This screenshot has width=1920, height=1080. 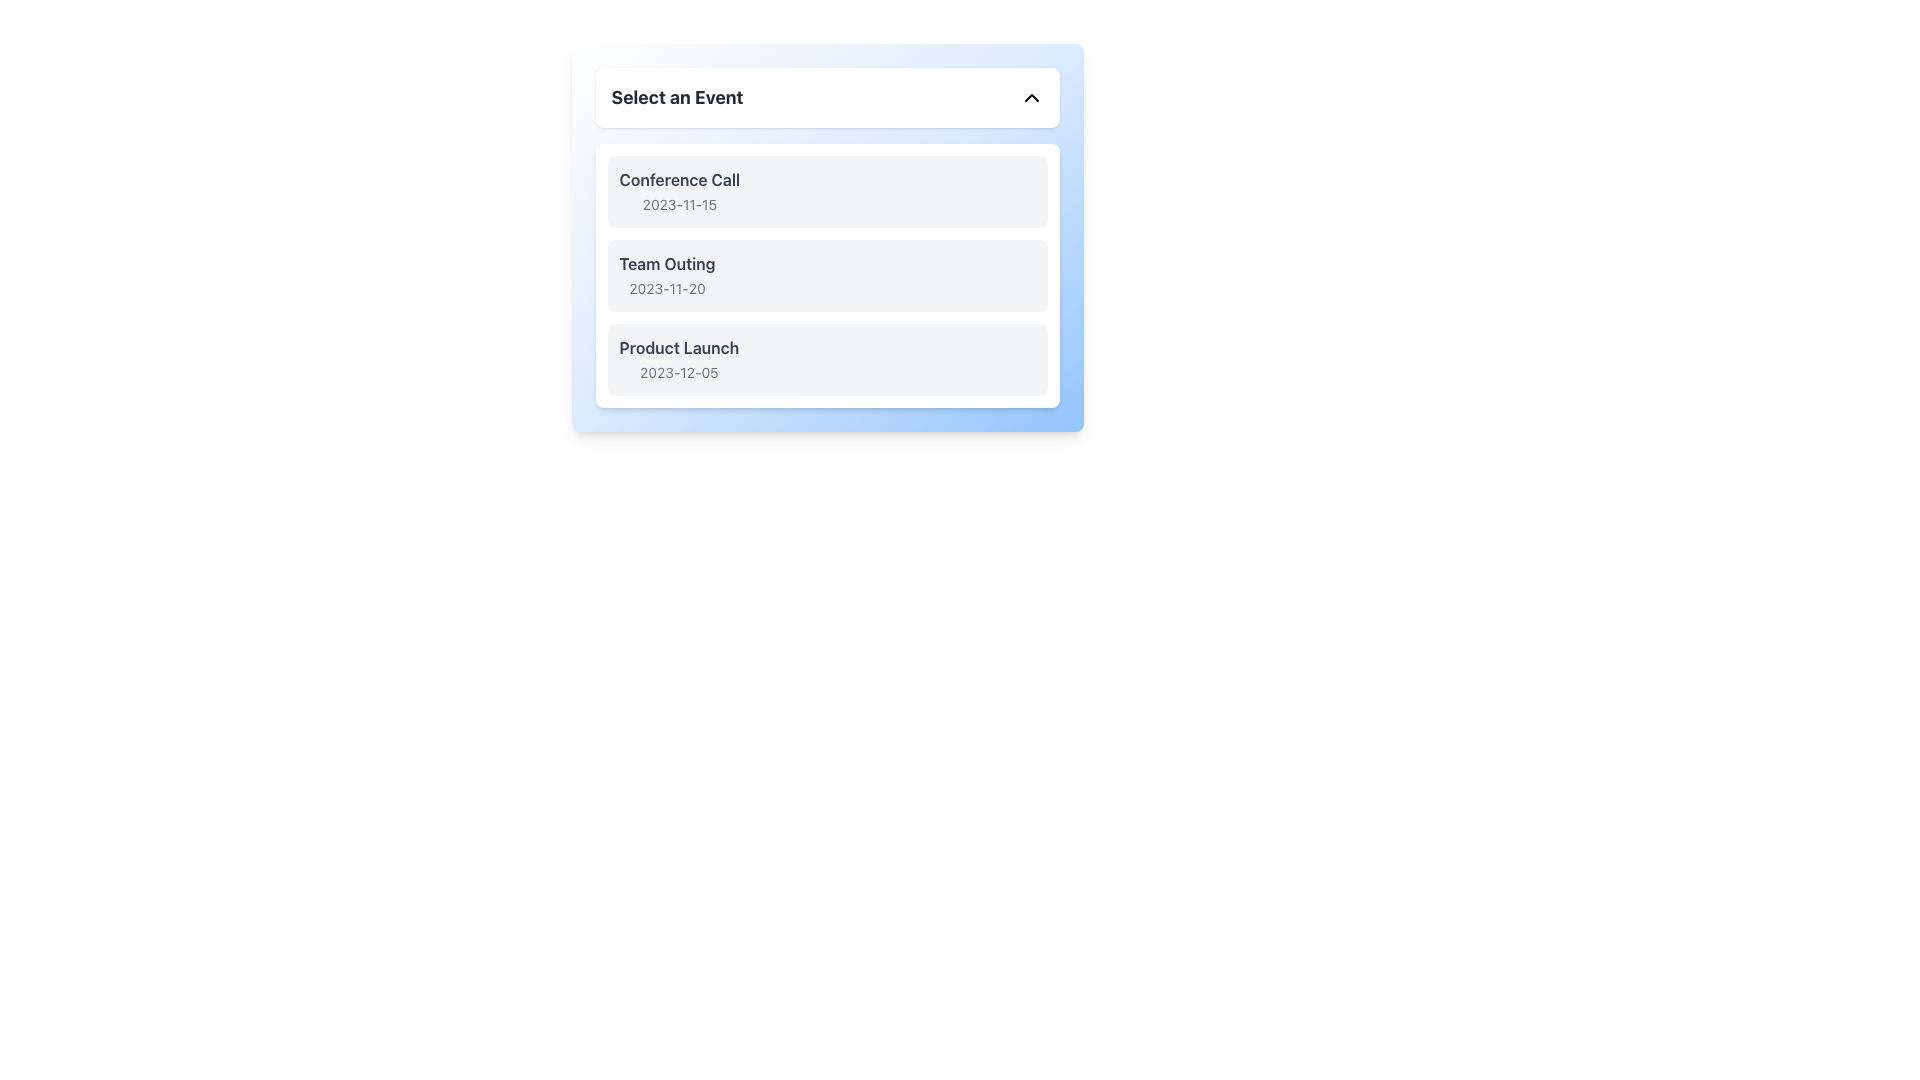 I want to click on the text label representing the event 'Team Outing' scheduled for '2023-11-20', so click(x=667, y=276).